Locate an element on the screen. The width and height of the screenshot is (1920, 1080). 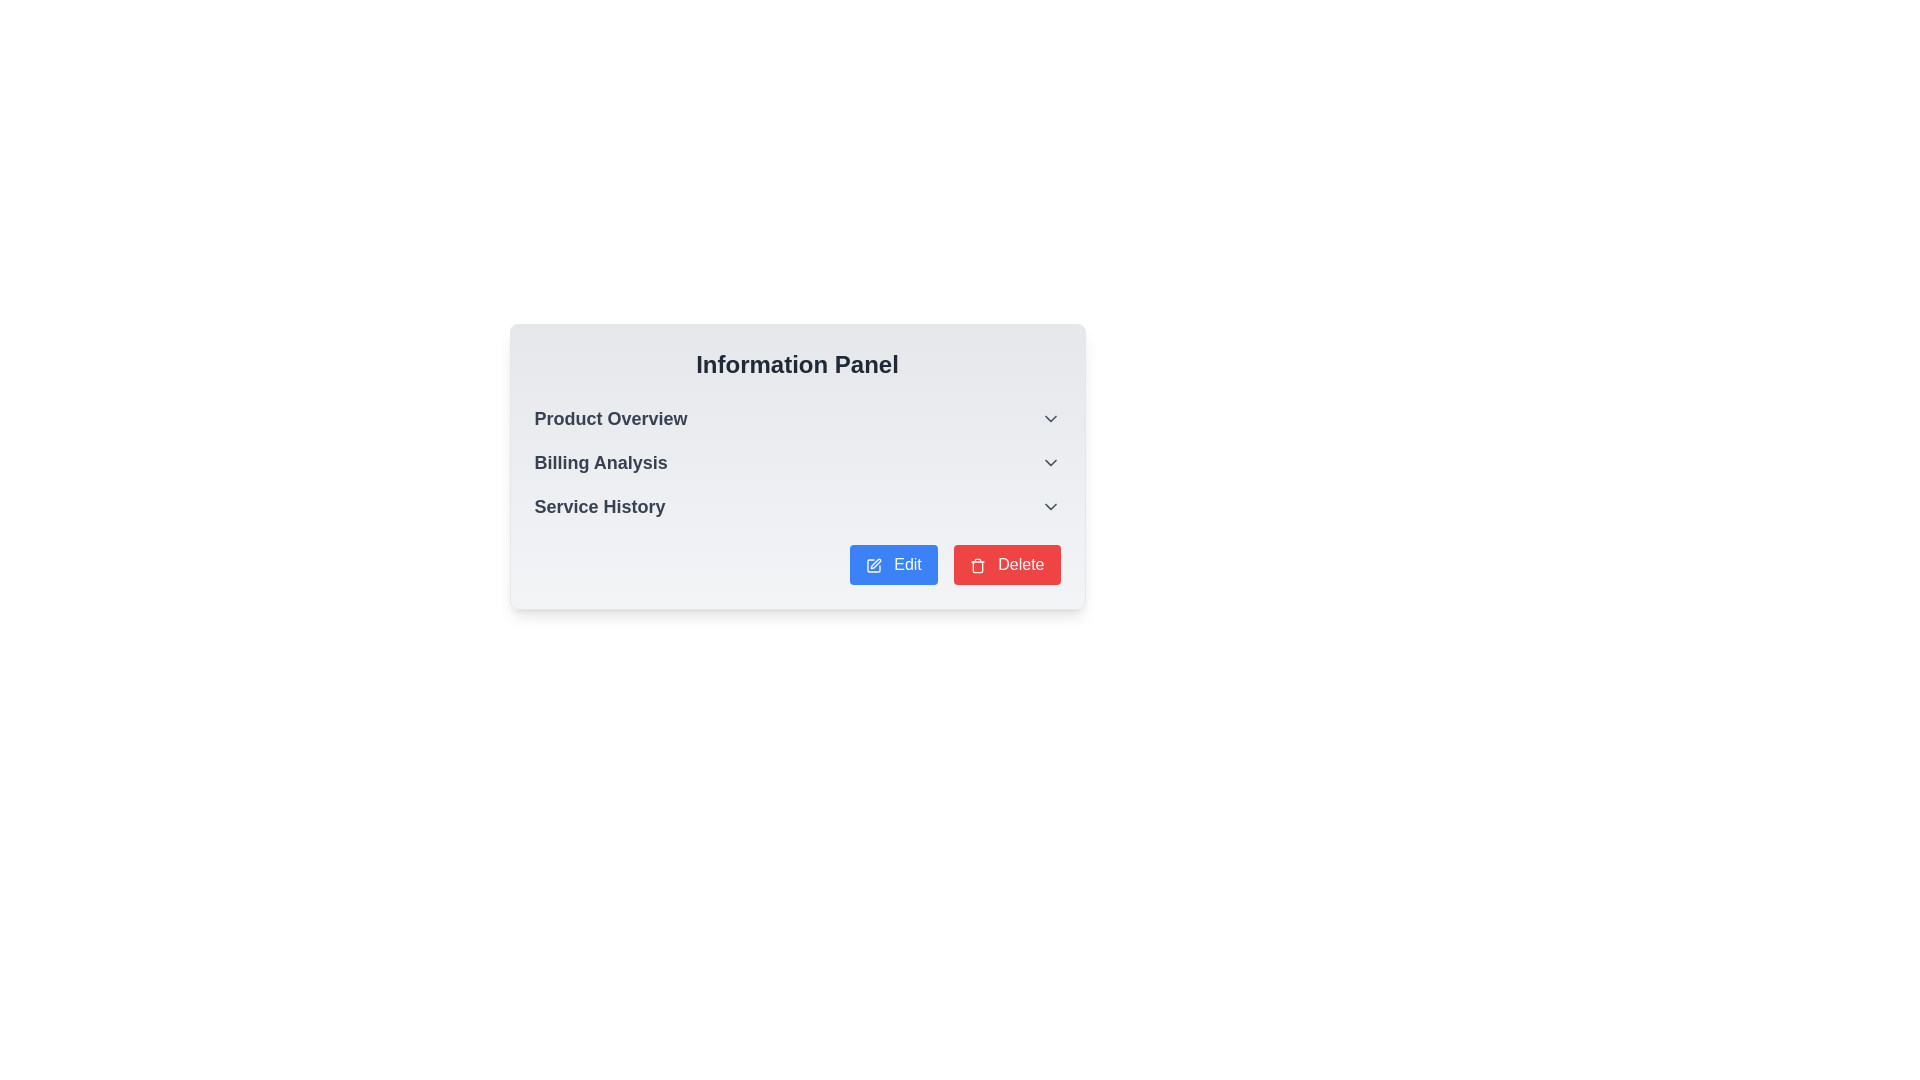
on the 'Billing Analysis' section of the collapsible menu located within the 'Information Panel' is located at coordinates (796, 462).